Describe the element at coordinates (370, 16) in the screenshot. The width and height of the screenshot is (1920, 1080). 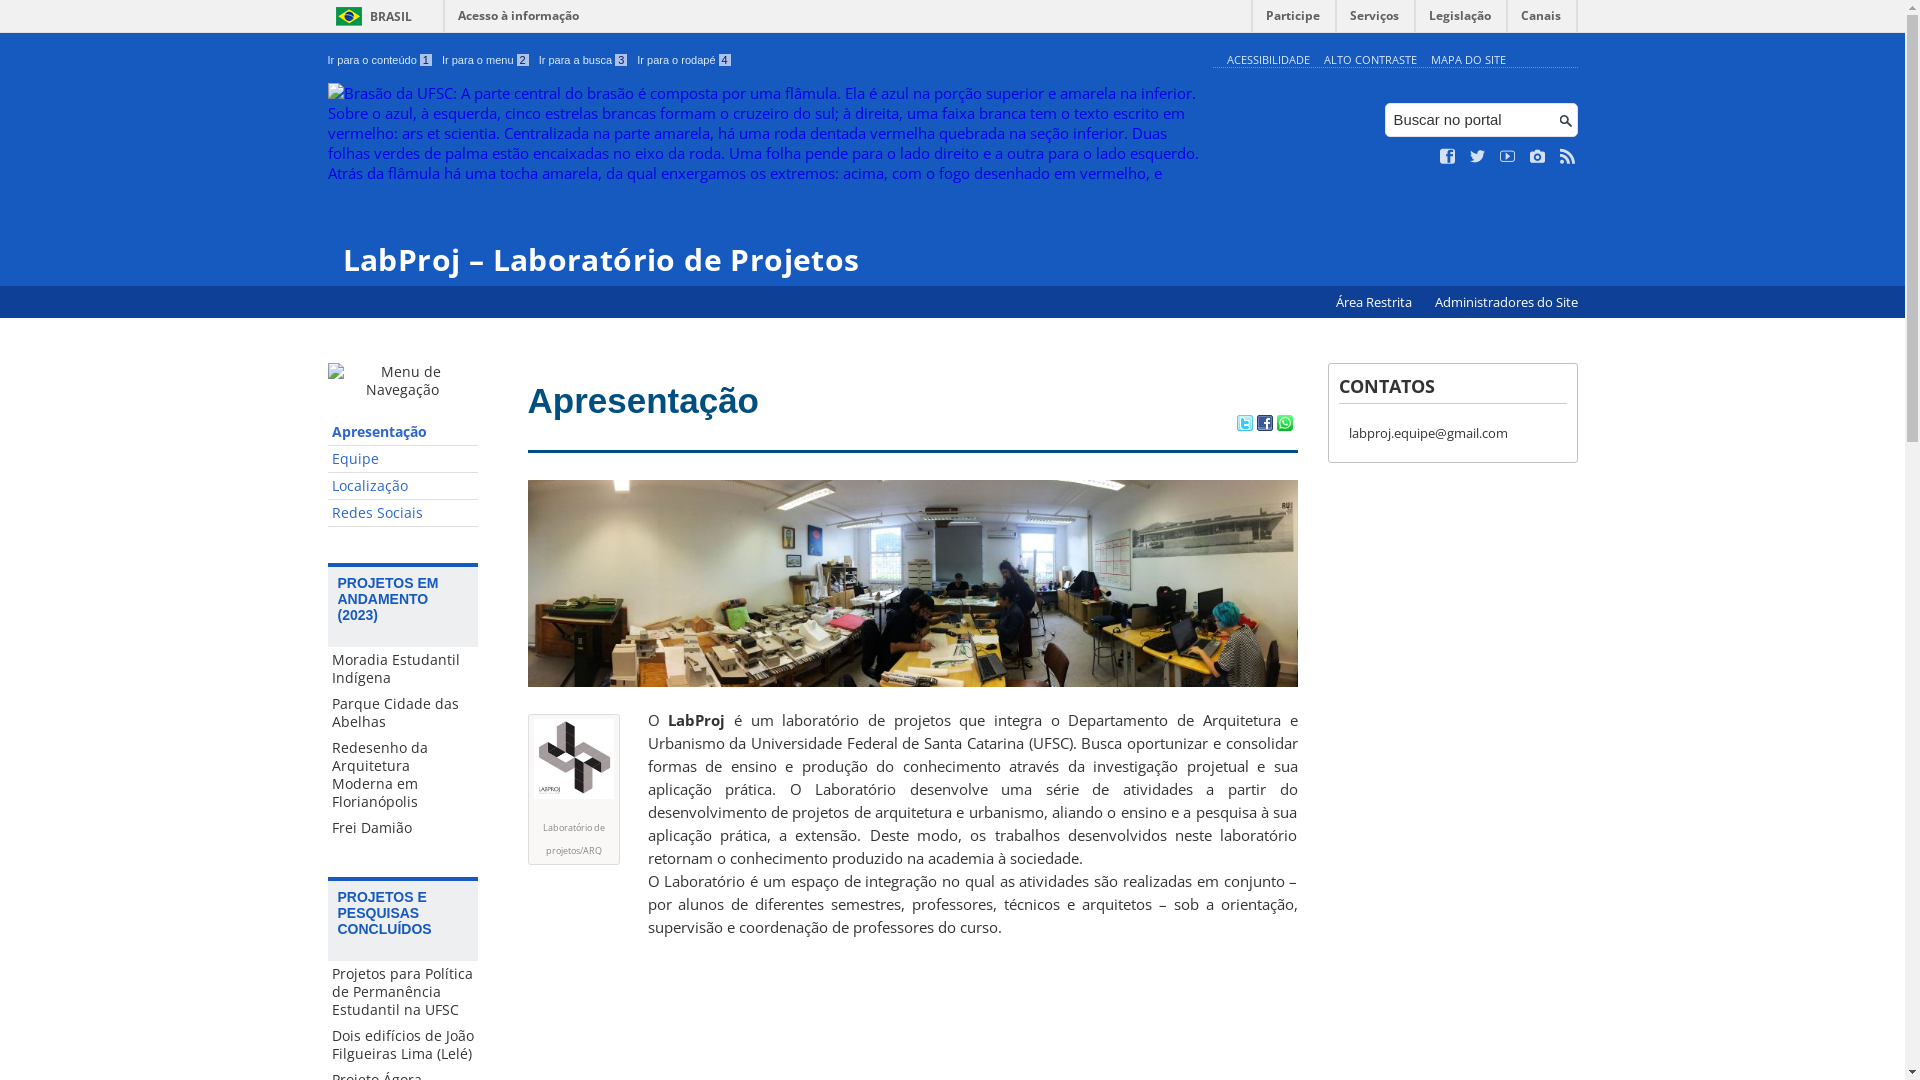
I see `'BRASIL'` at that location.